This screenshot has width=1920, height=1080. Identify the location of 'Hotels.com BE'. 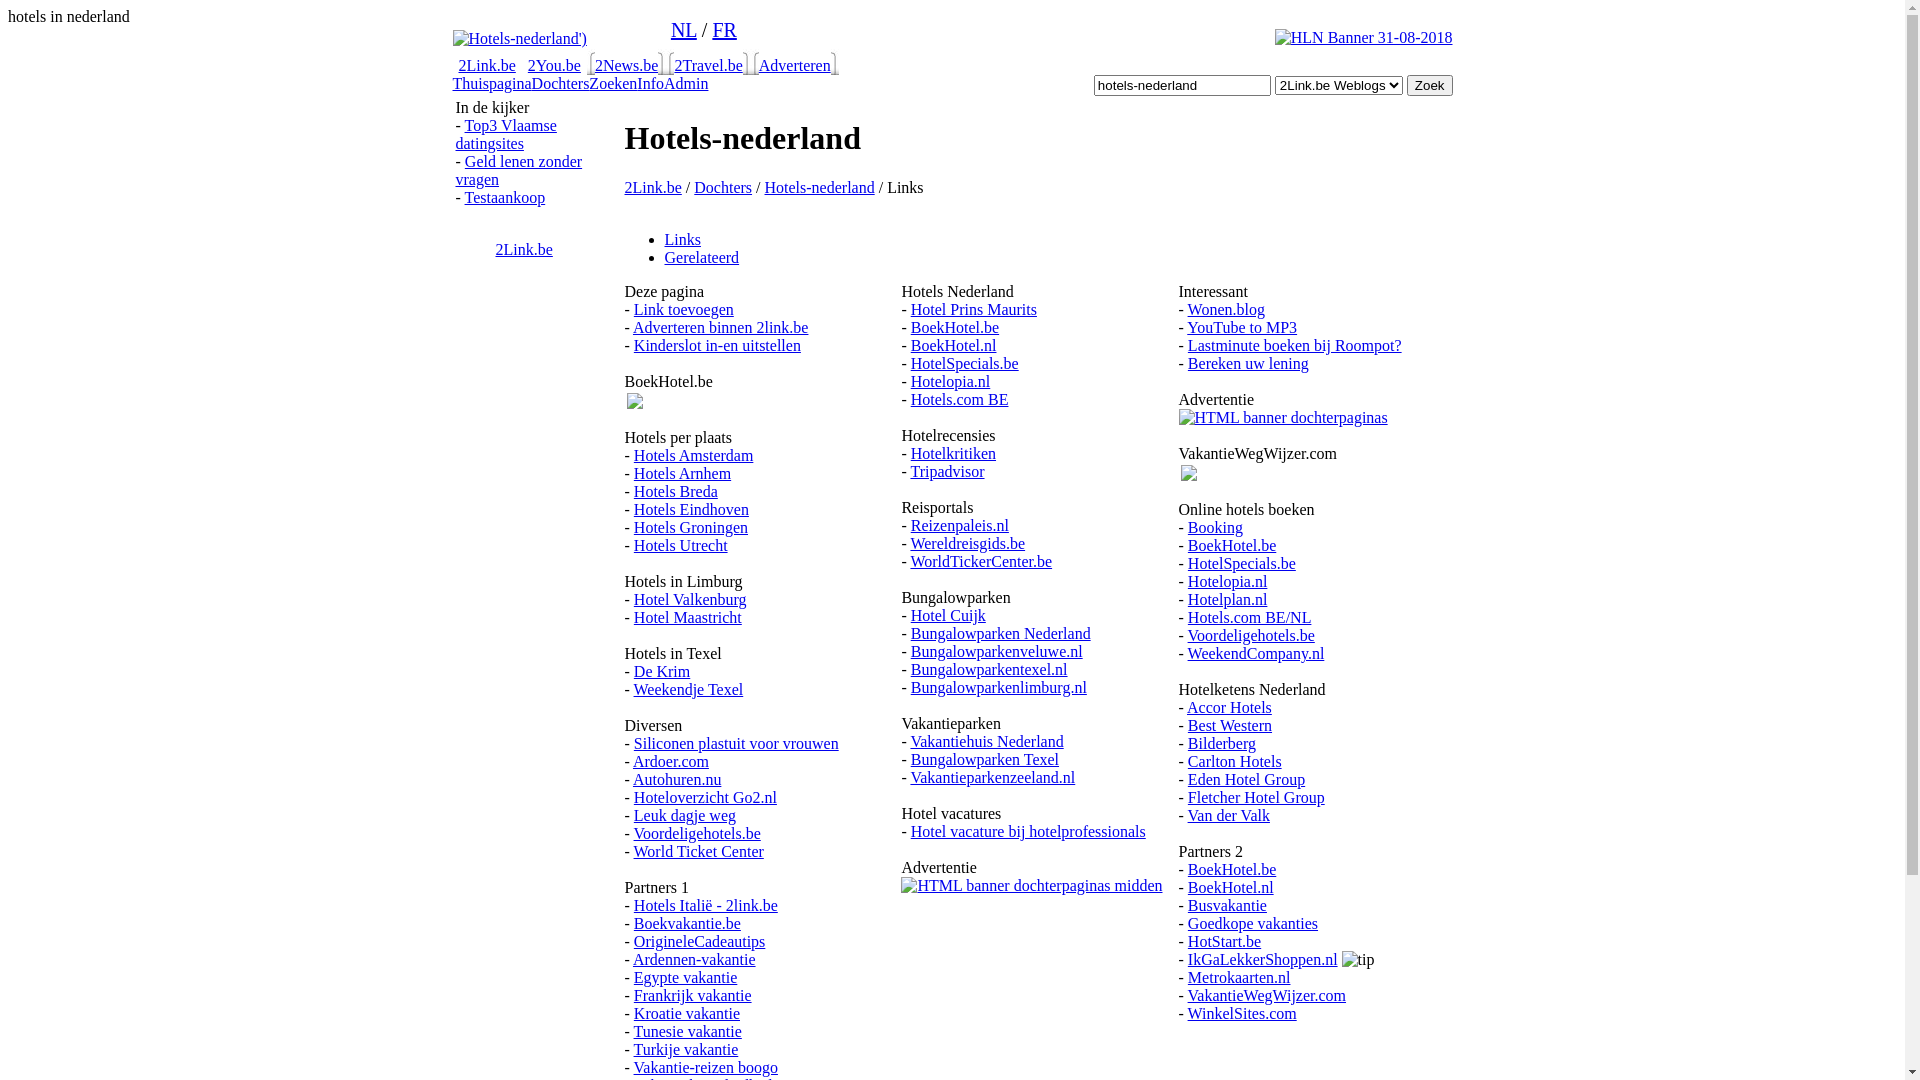
(910, 399).